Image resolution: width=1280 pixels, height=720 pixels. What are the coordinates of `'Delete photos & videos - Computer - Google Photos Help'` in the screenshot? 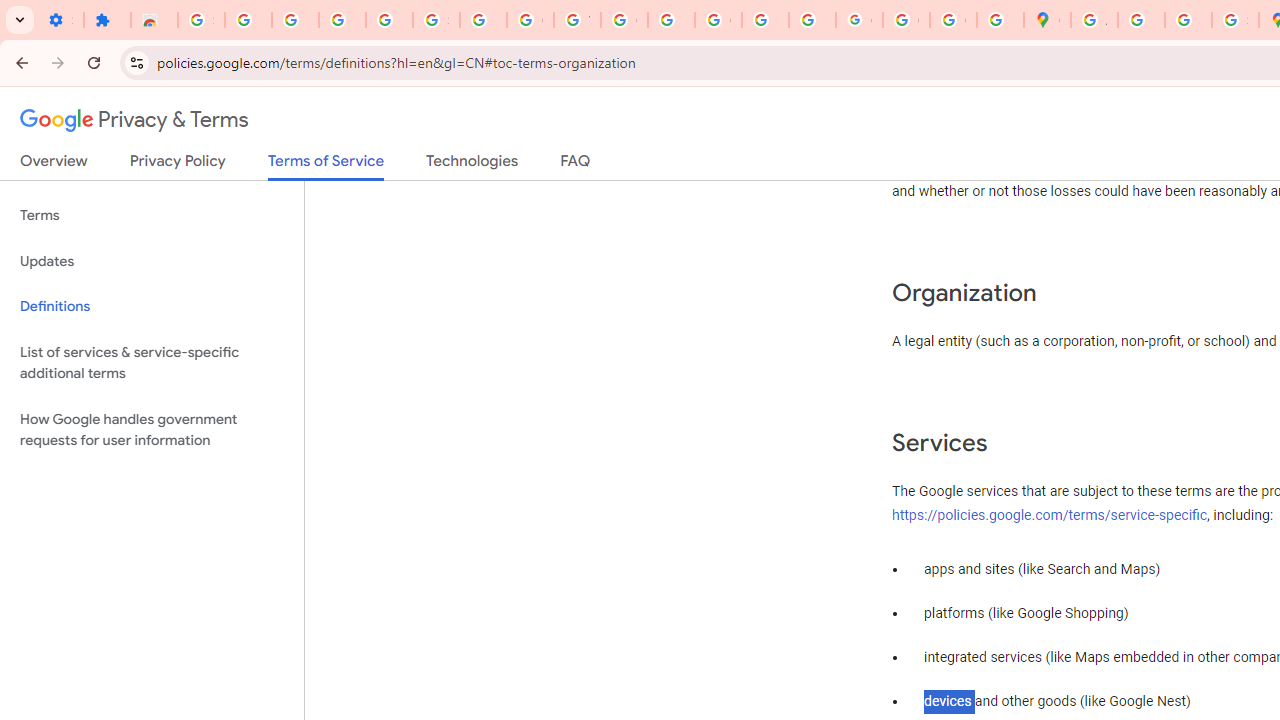 It's located at (294, 20).